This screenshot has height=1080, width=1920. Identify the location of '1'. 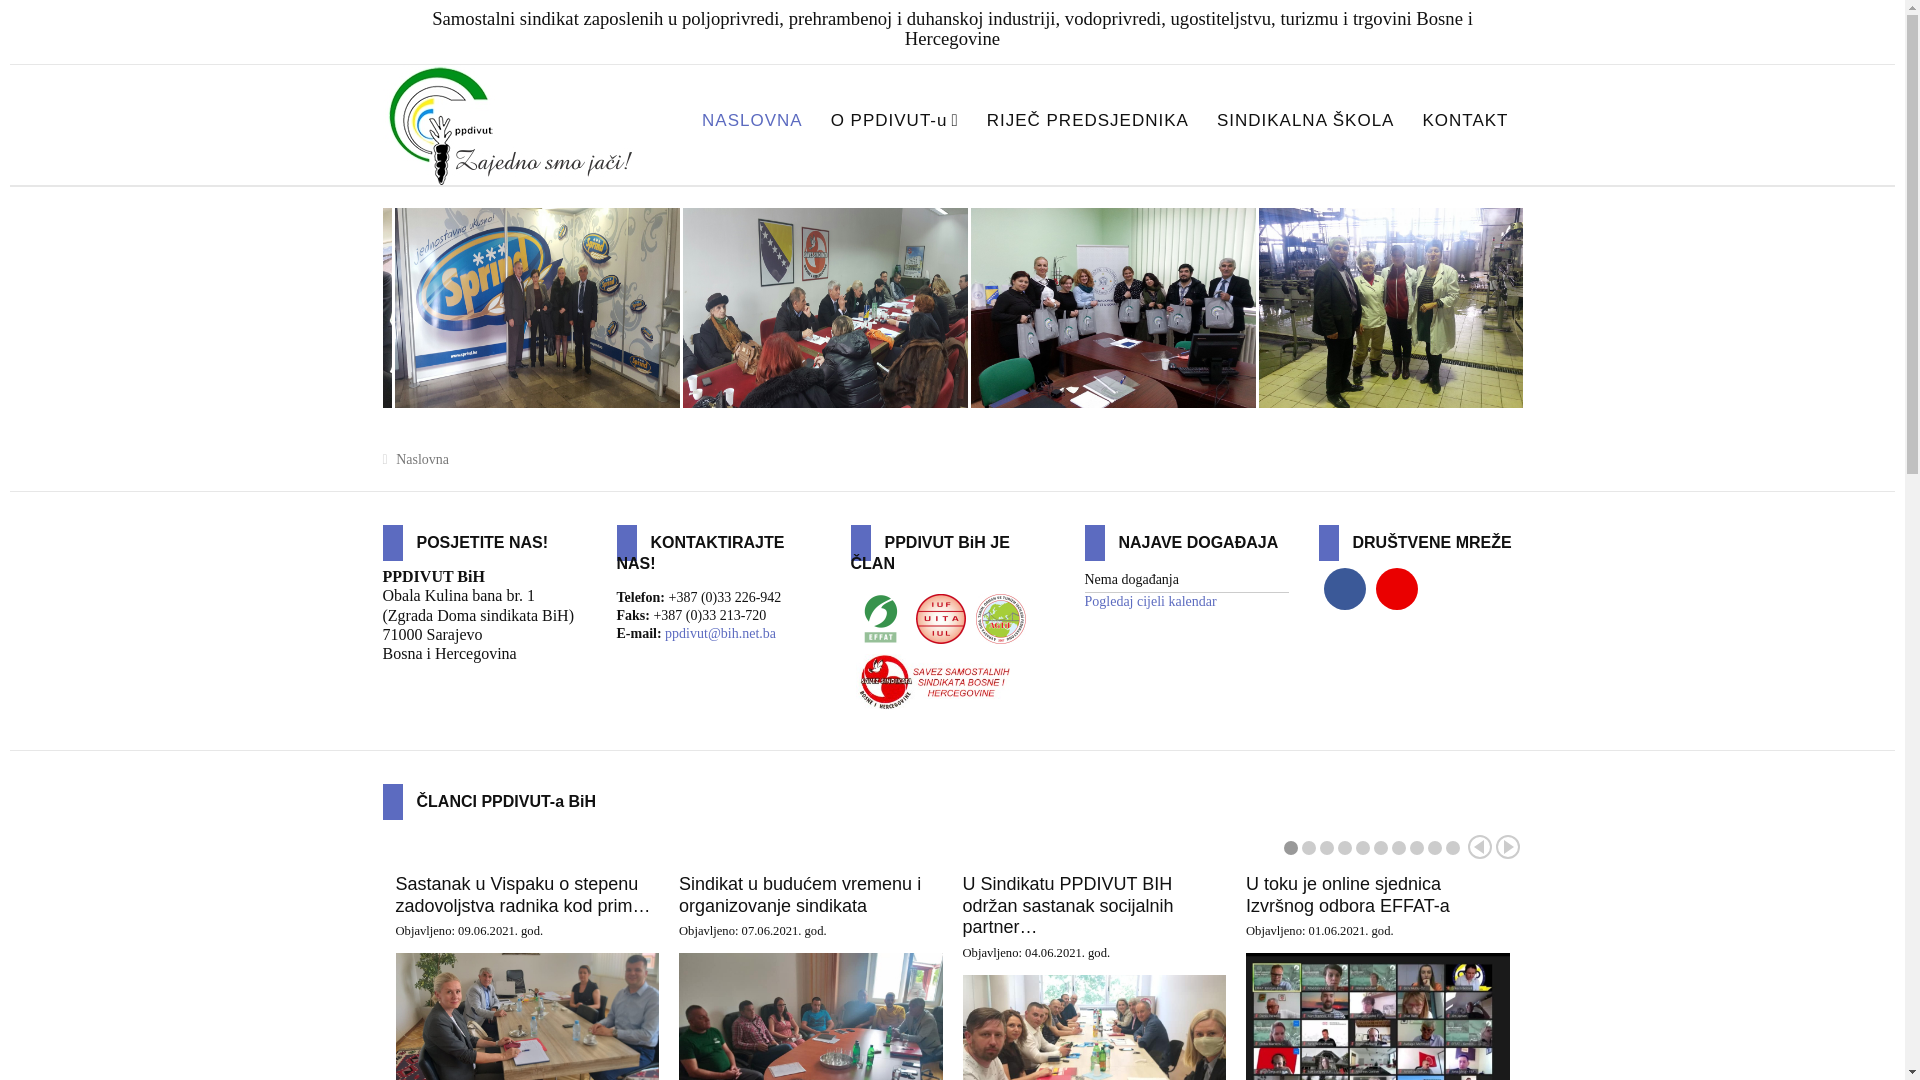
(1291, 848).